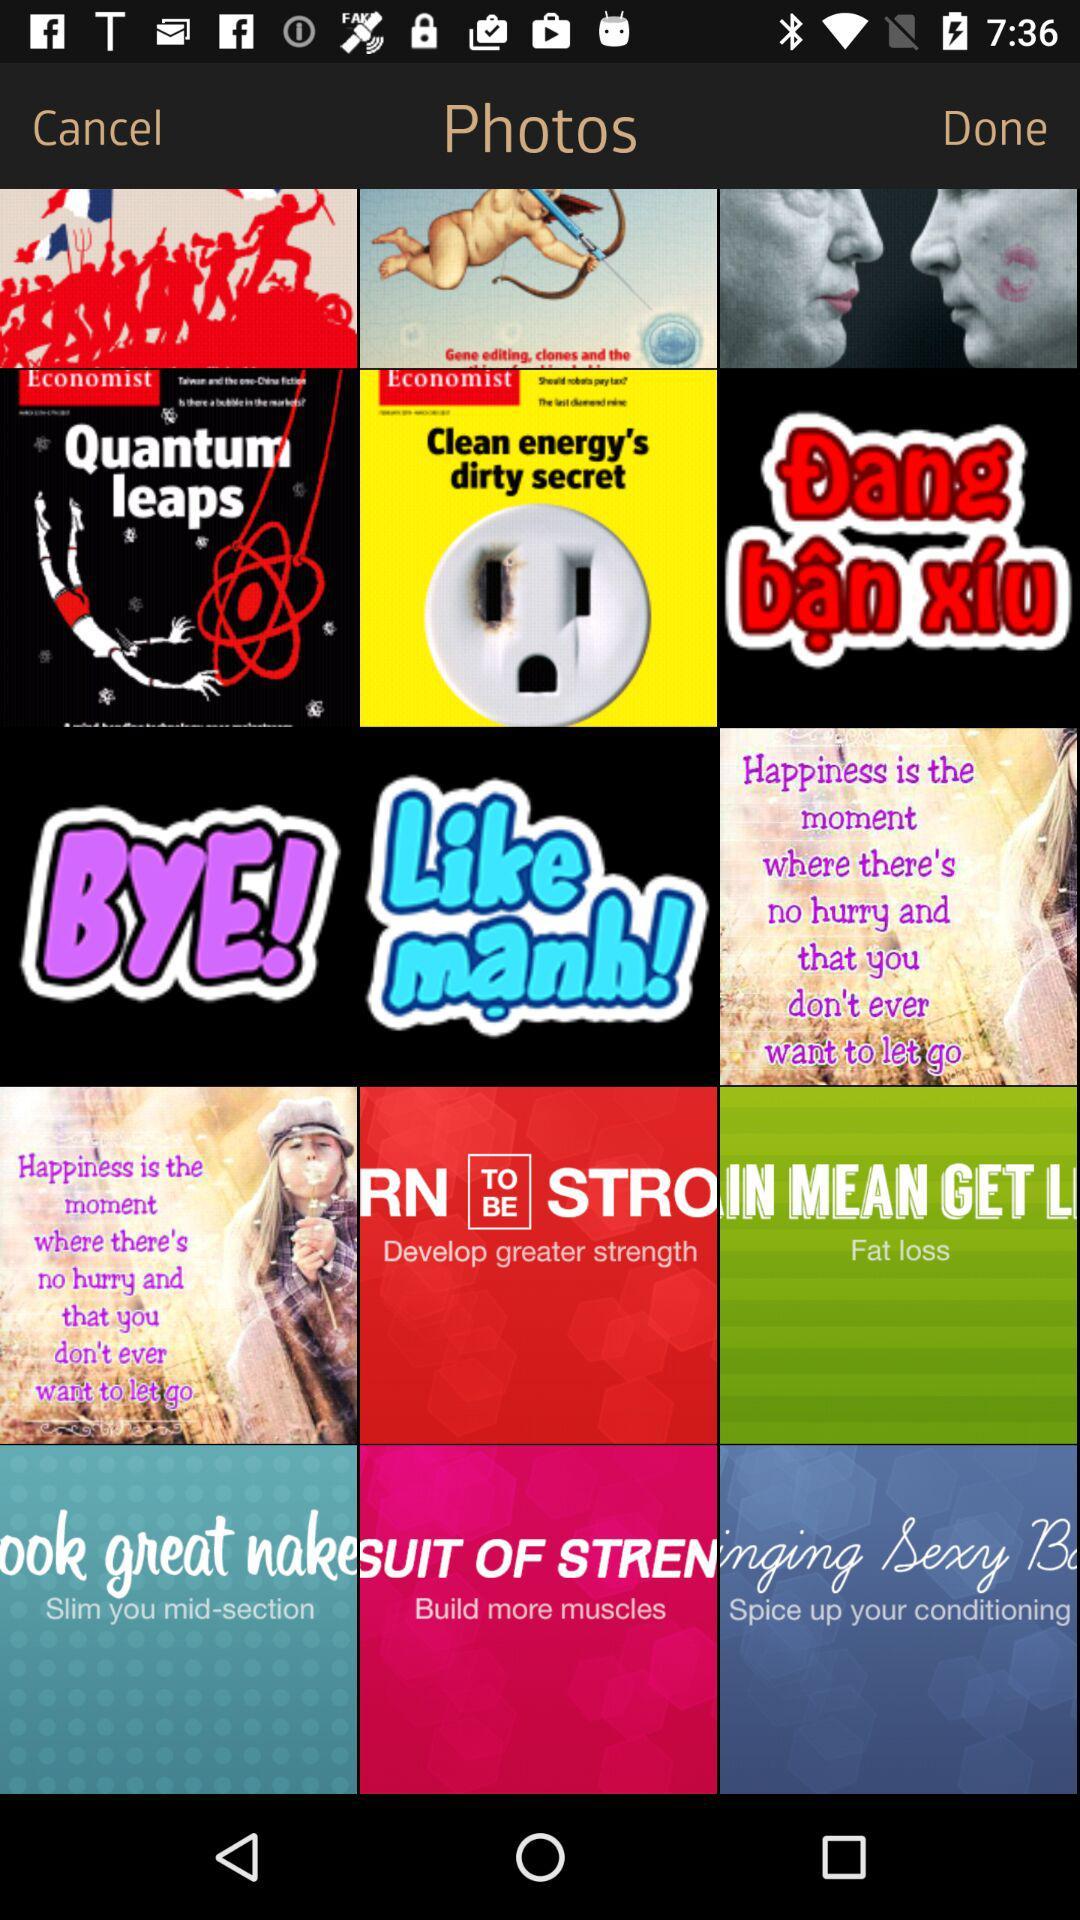 The width and height of the screenshot is (1080, 1920). What do you see at coordinates (177, 1619) in the screenshot?
I see `see options for slimming mid-section` at bounding box center [177, 1619].